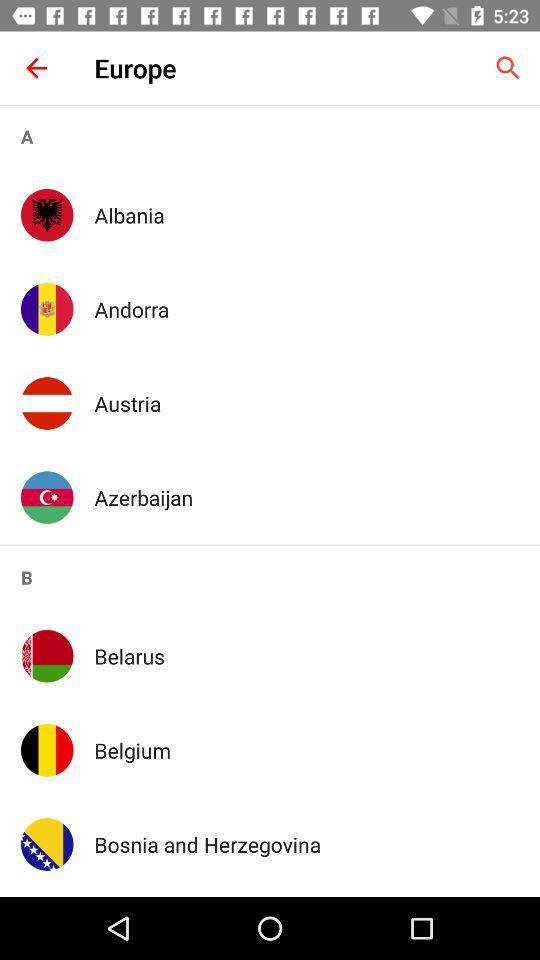  Describe the element at coordinates (47, 496) in the screenshot. I see `the icon next to the azerbaijan item` at that location.